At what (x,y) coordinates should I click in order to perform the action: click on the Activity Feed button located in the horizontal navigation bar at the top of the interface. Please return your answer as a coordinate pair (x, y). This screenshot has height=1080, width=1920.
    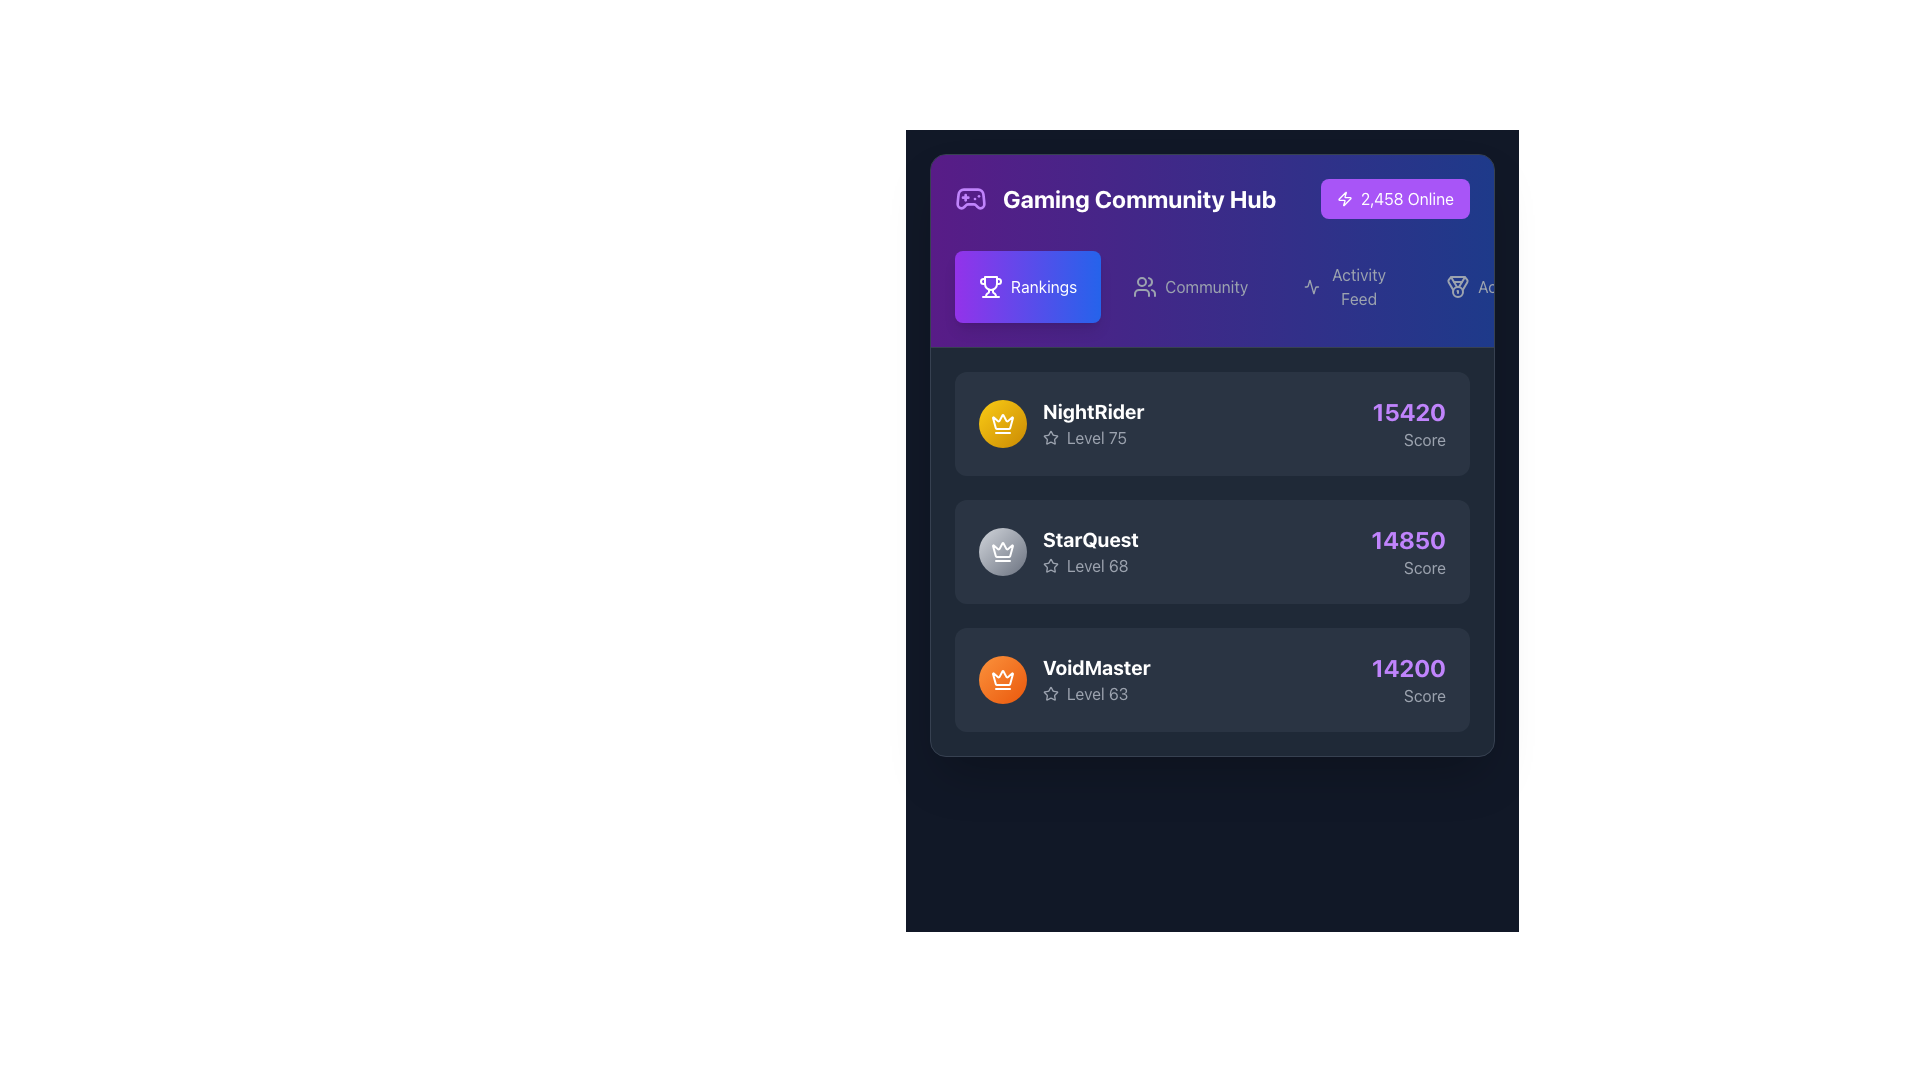
    Looking at the image, I should click on (1347, 286).